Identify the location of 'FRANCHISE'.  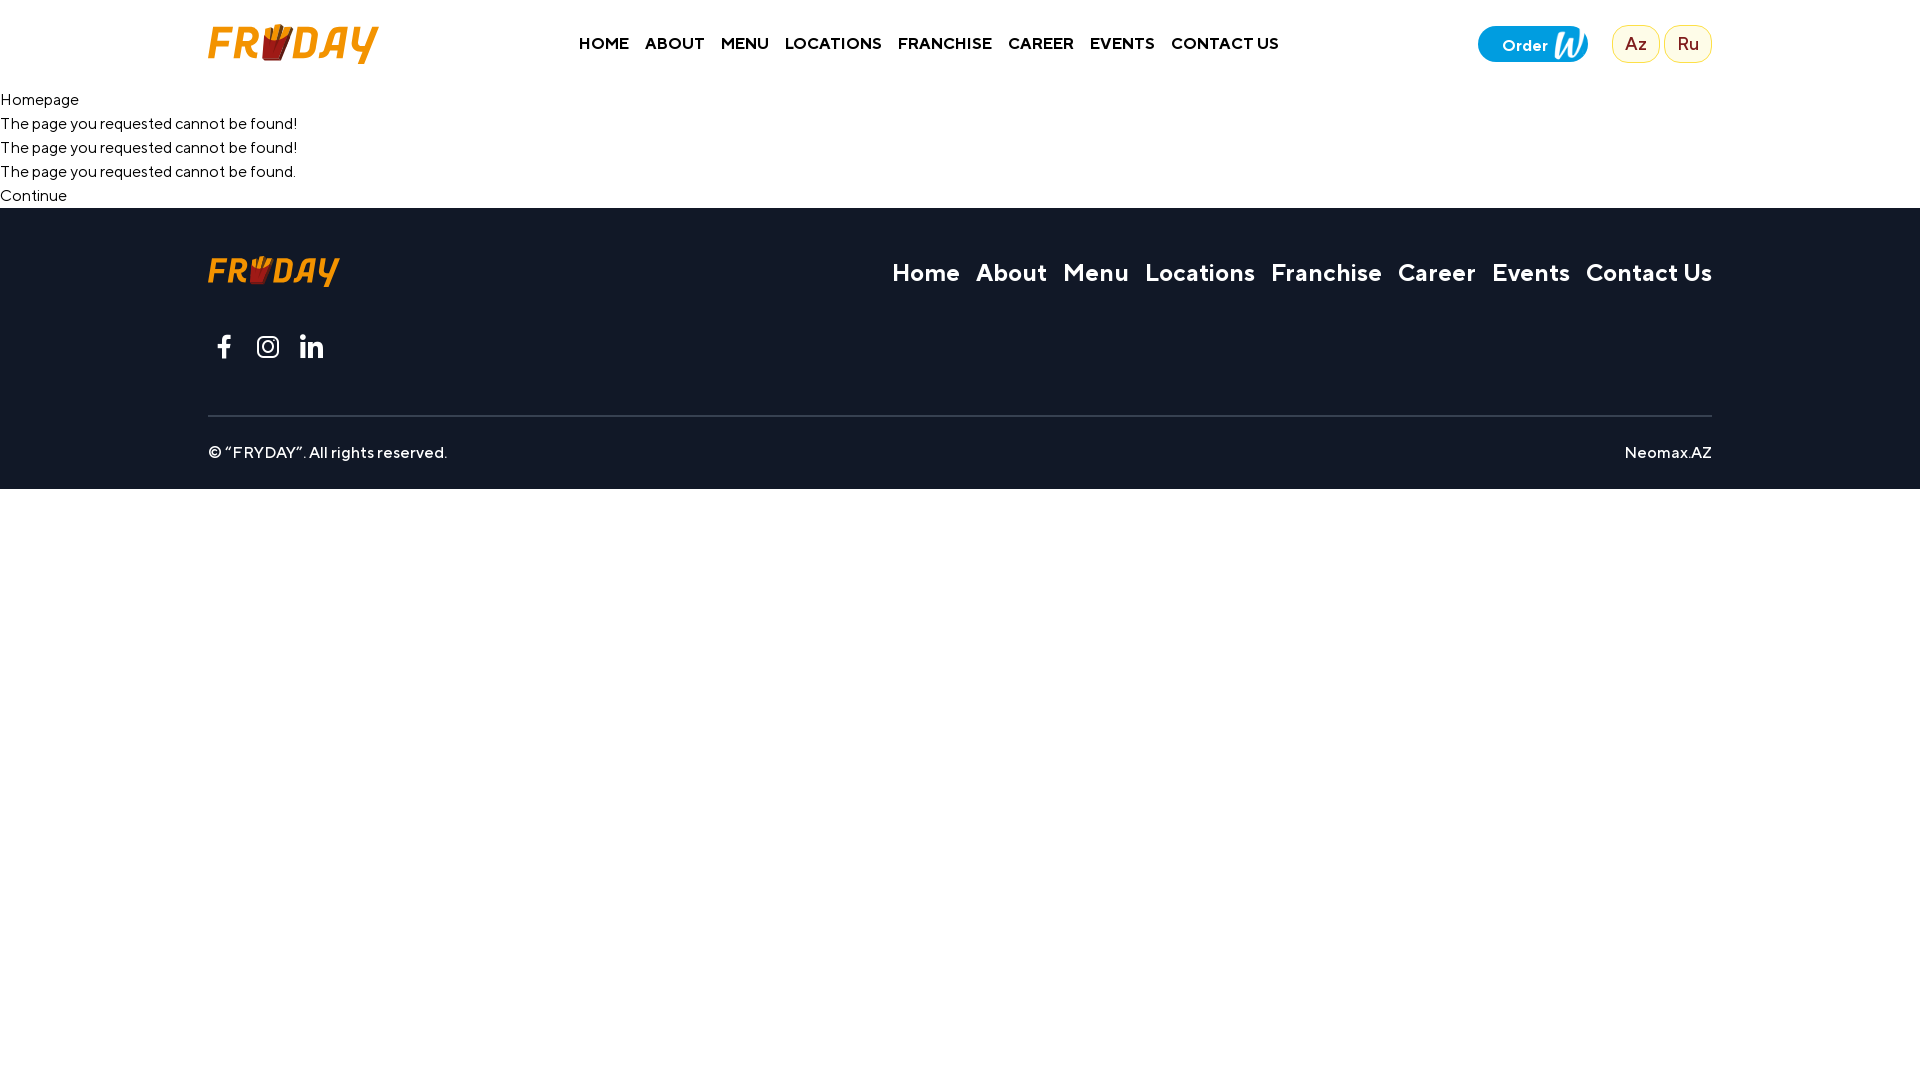
(944, 43).